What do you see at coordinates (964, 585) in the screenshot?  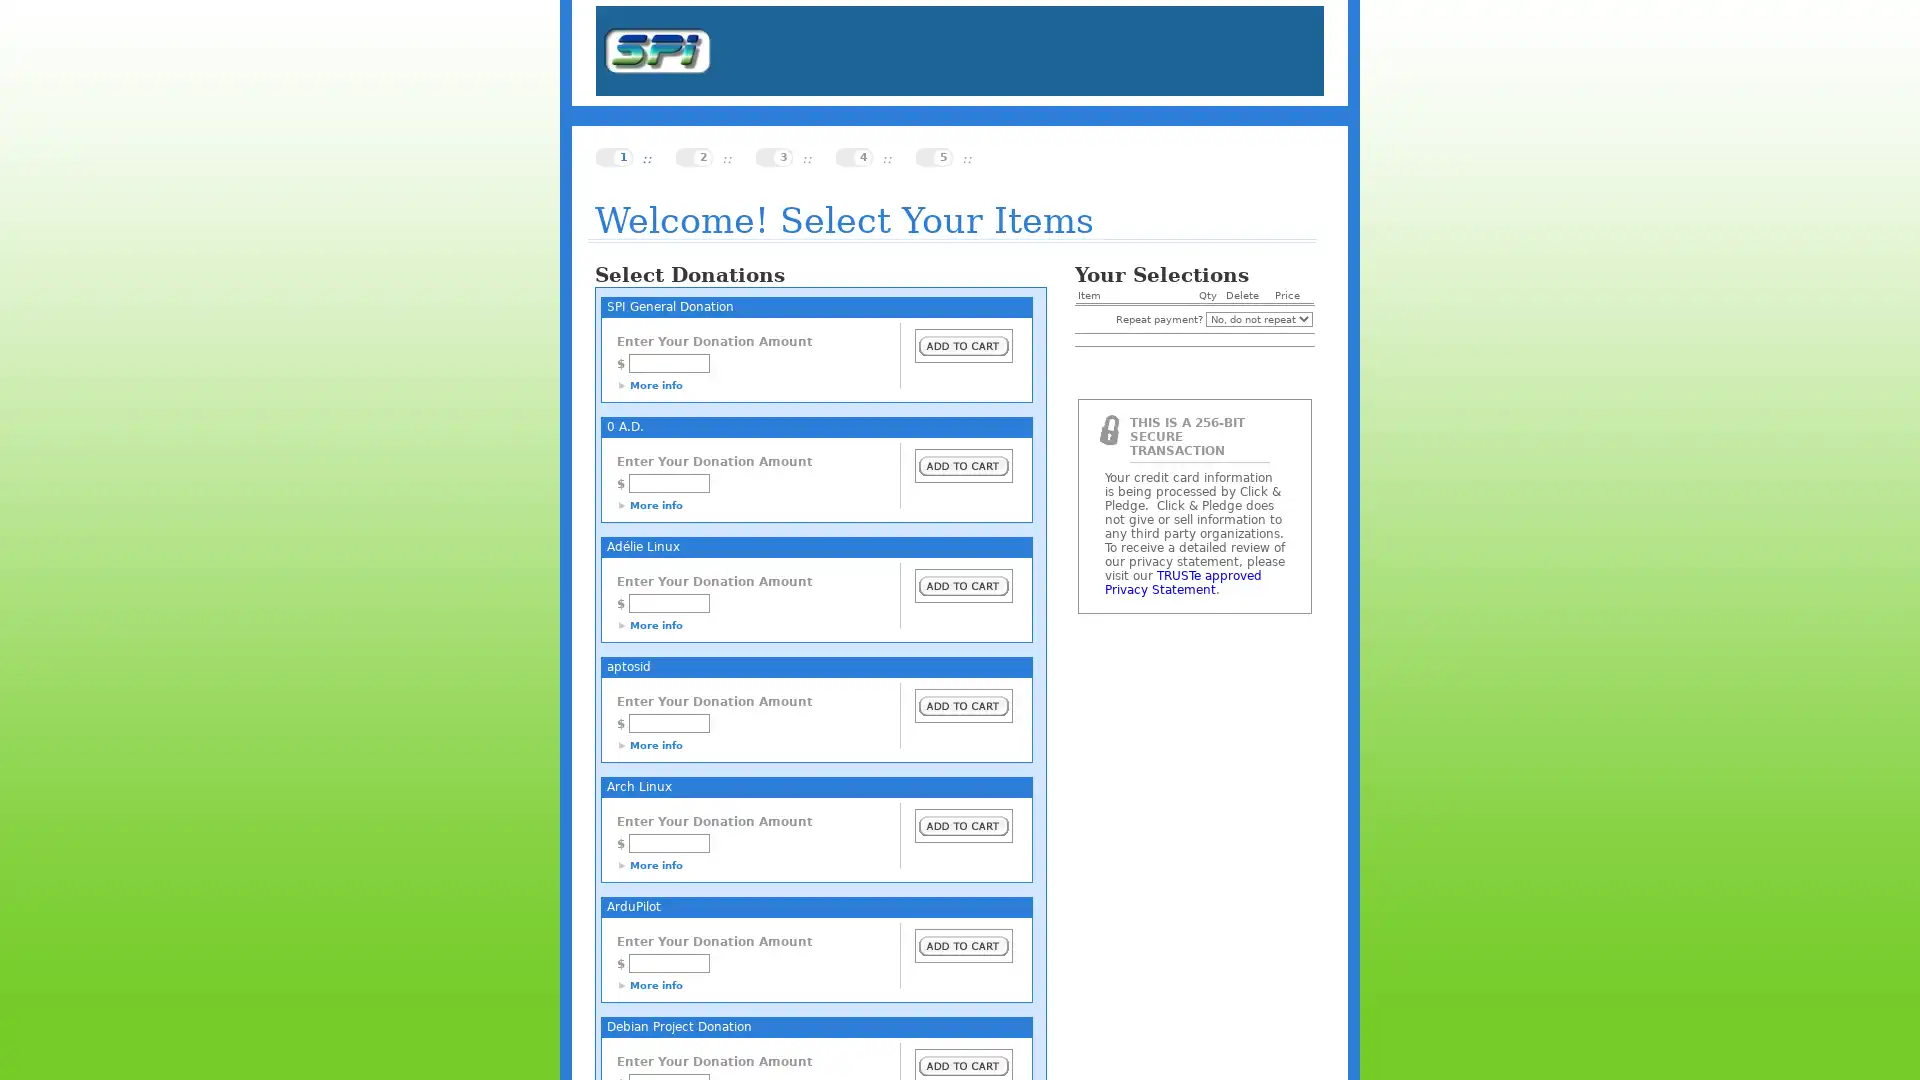 I see `Submit` at bounding box center [964, 585].